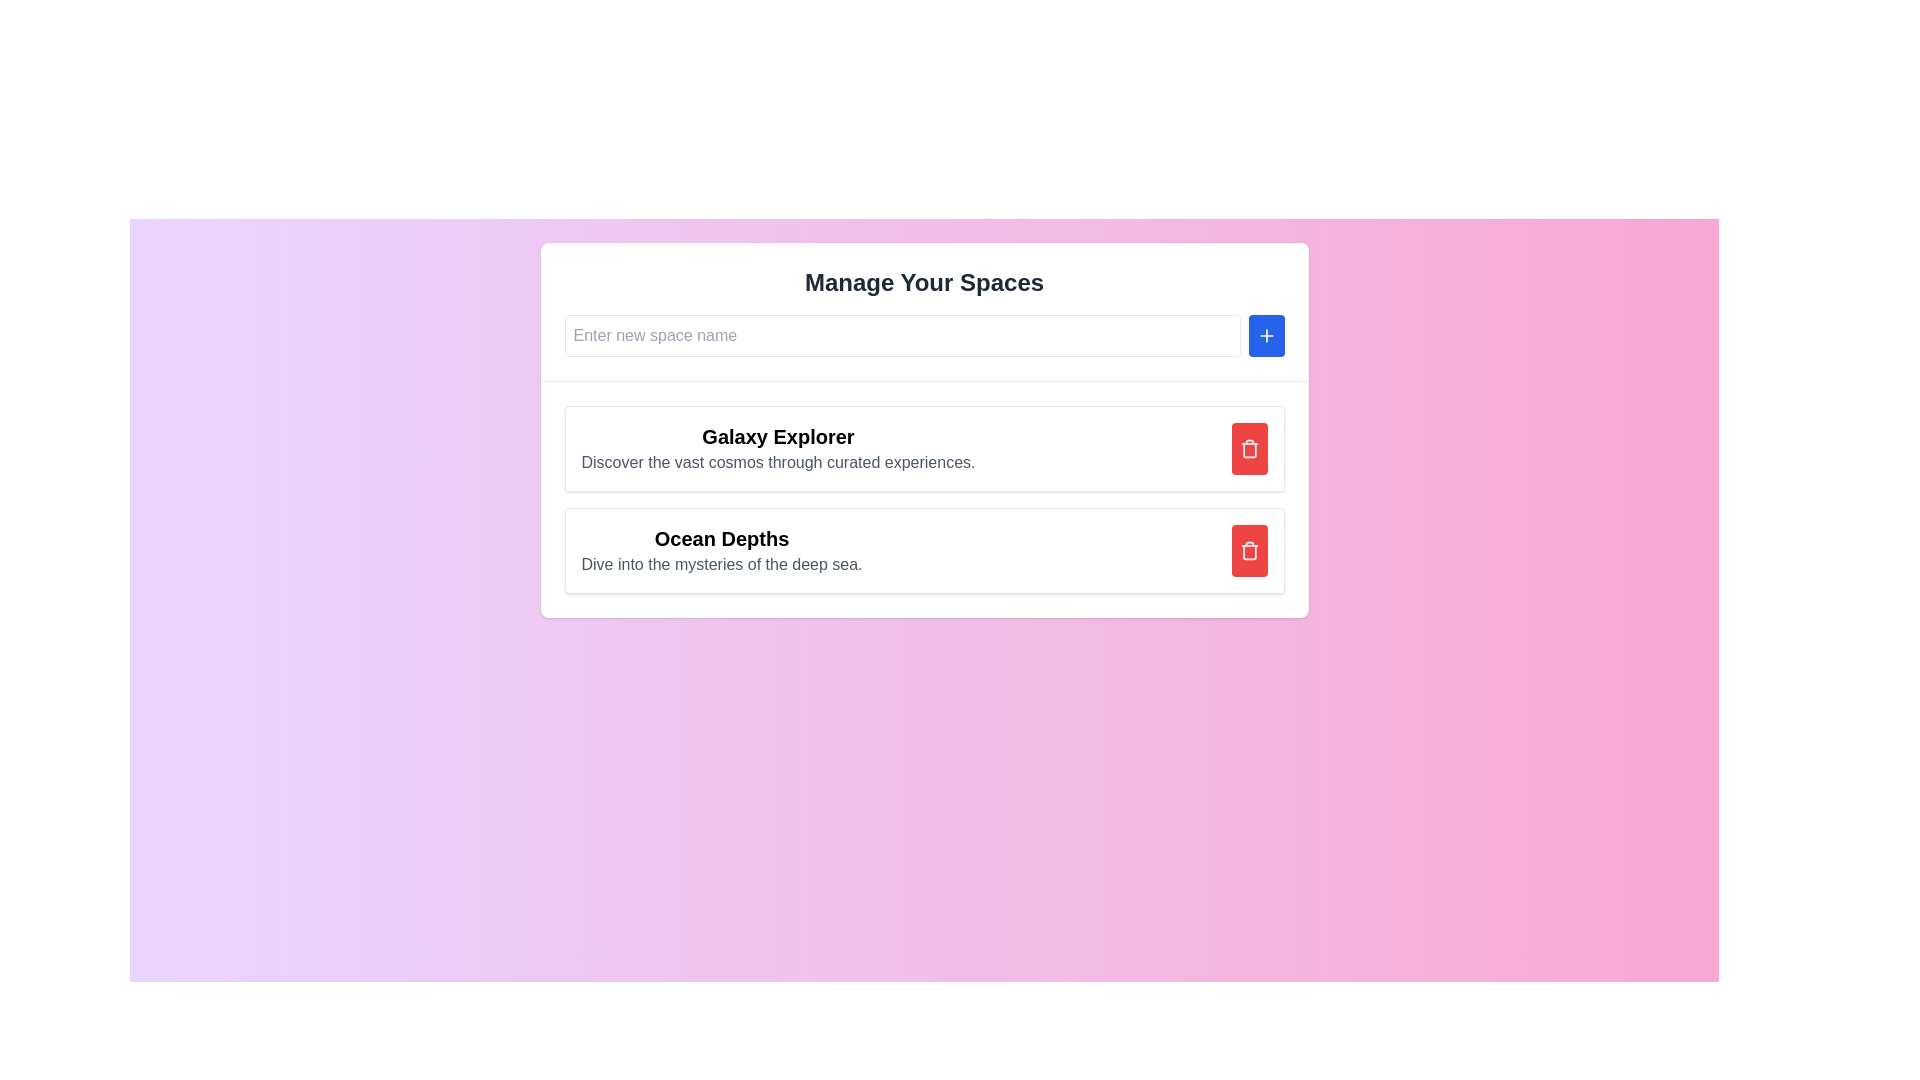  Describe the element at coordinates (1248, 552) in the screenshot. I see `the main body of the trash bin icon, which is a stroke-style vector graphic component located in the right section of the second list item` at that location.